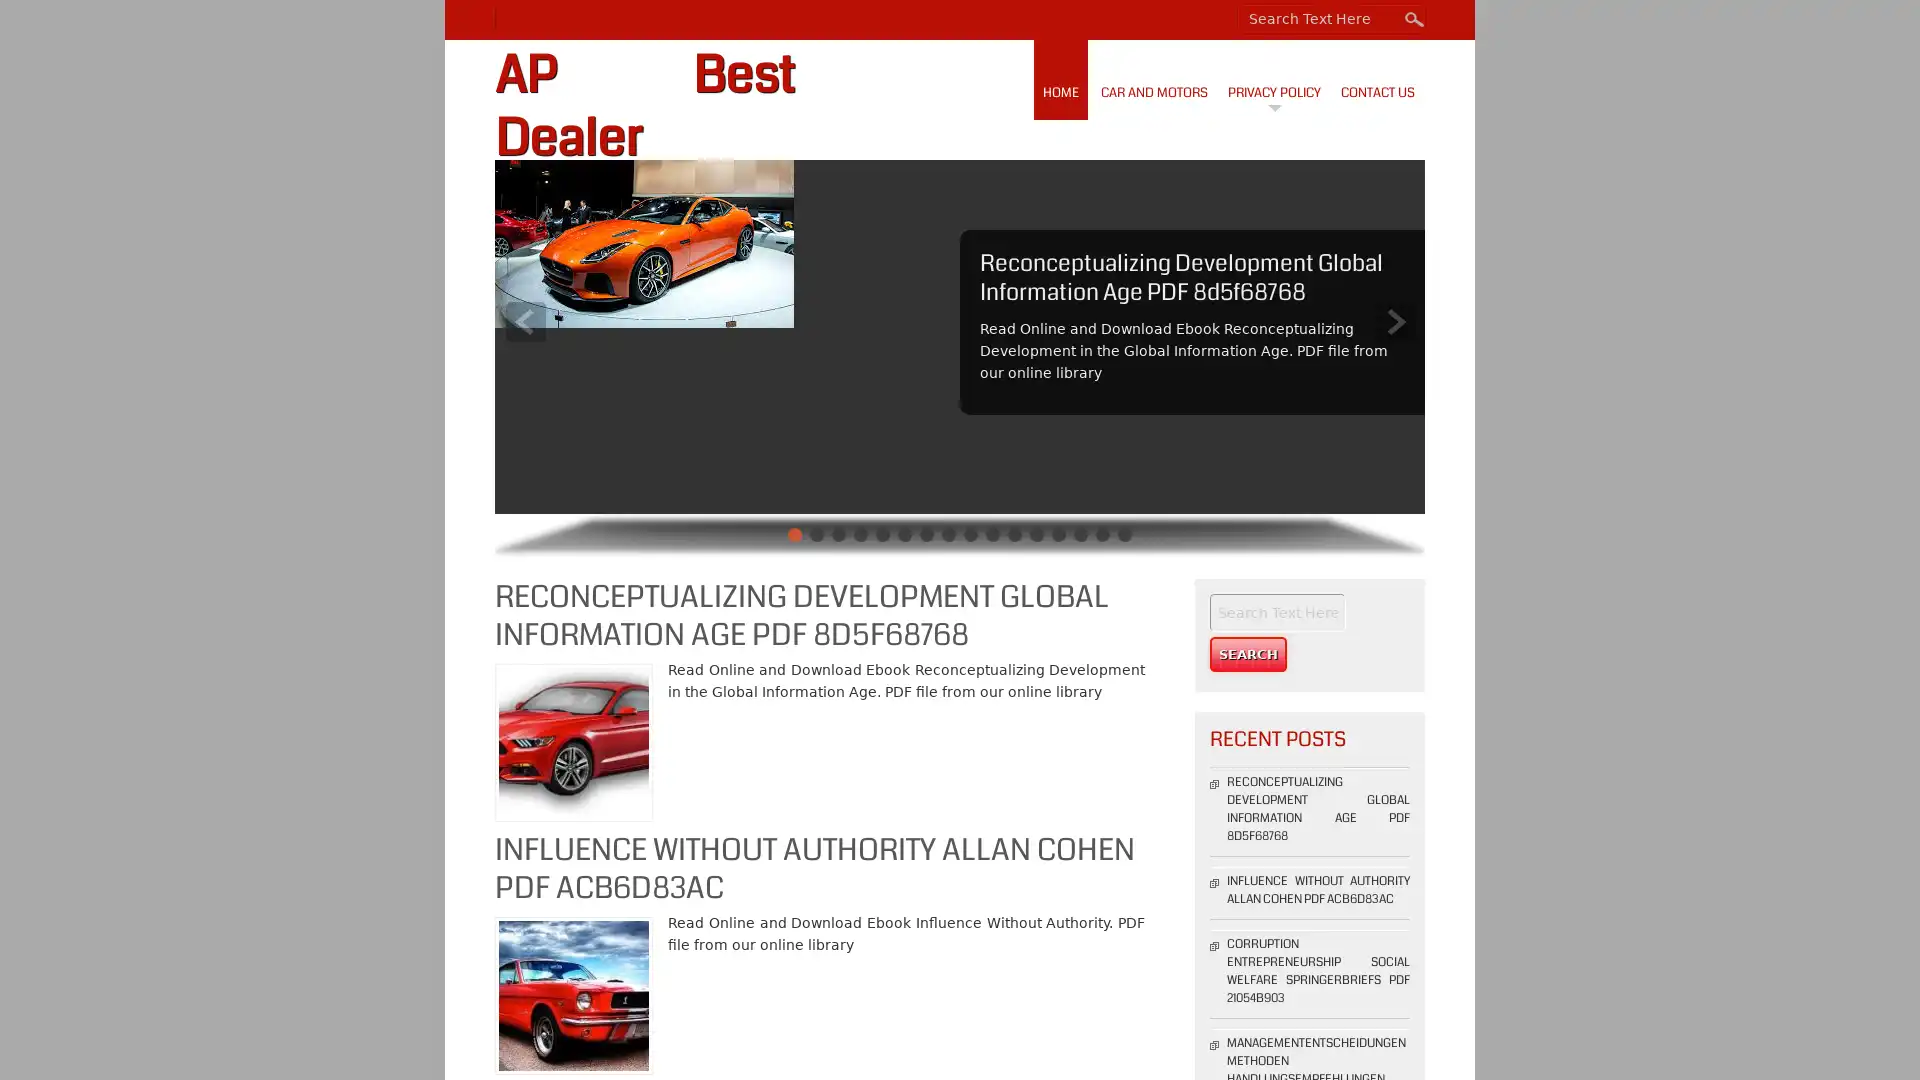  What do you see at coordinates (1247, 654) in the screenshot?
I see `Search` at bounding box center [1247, 654].